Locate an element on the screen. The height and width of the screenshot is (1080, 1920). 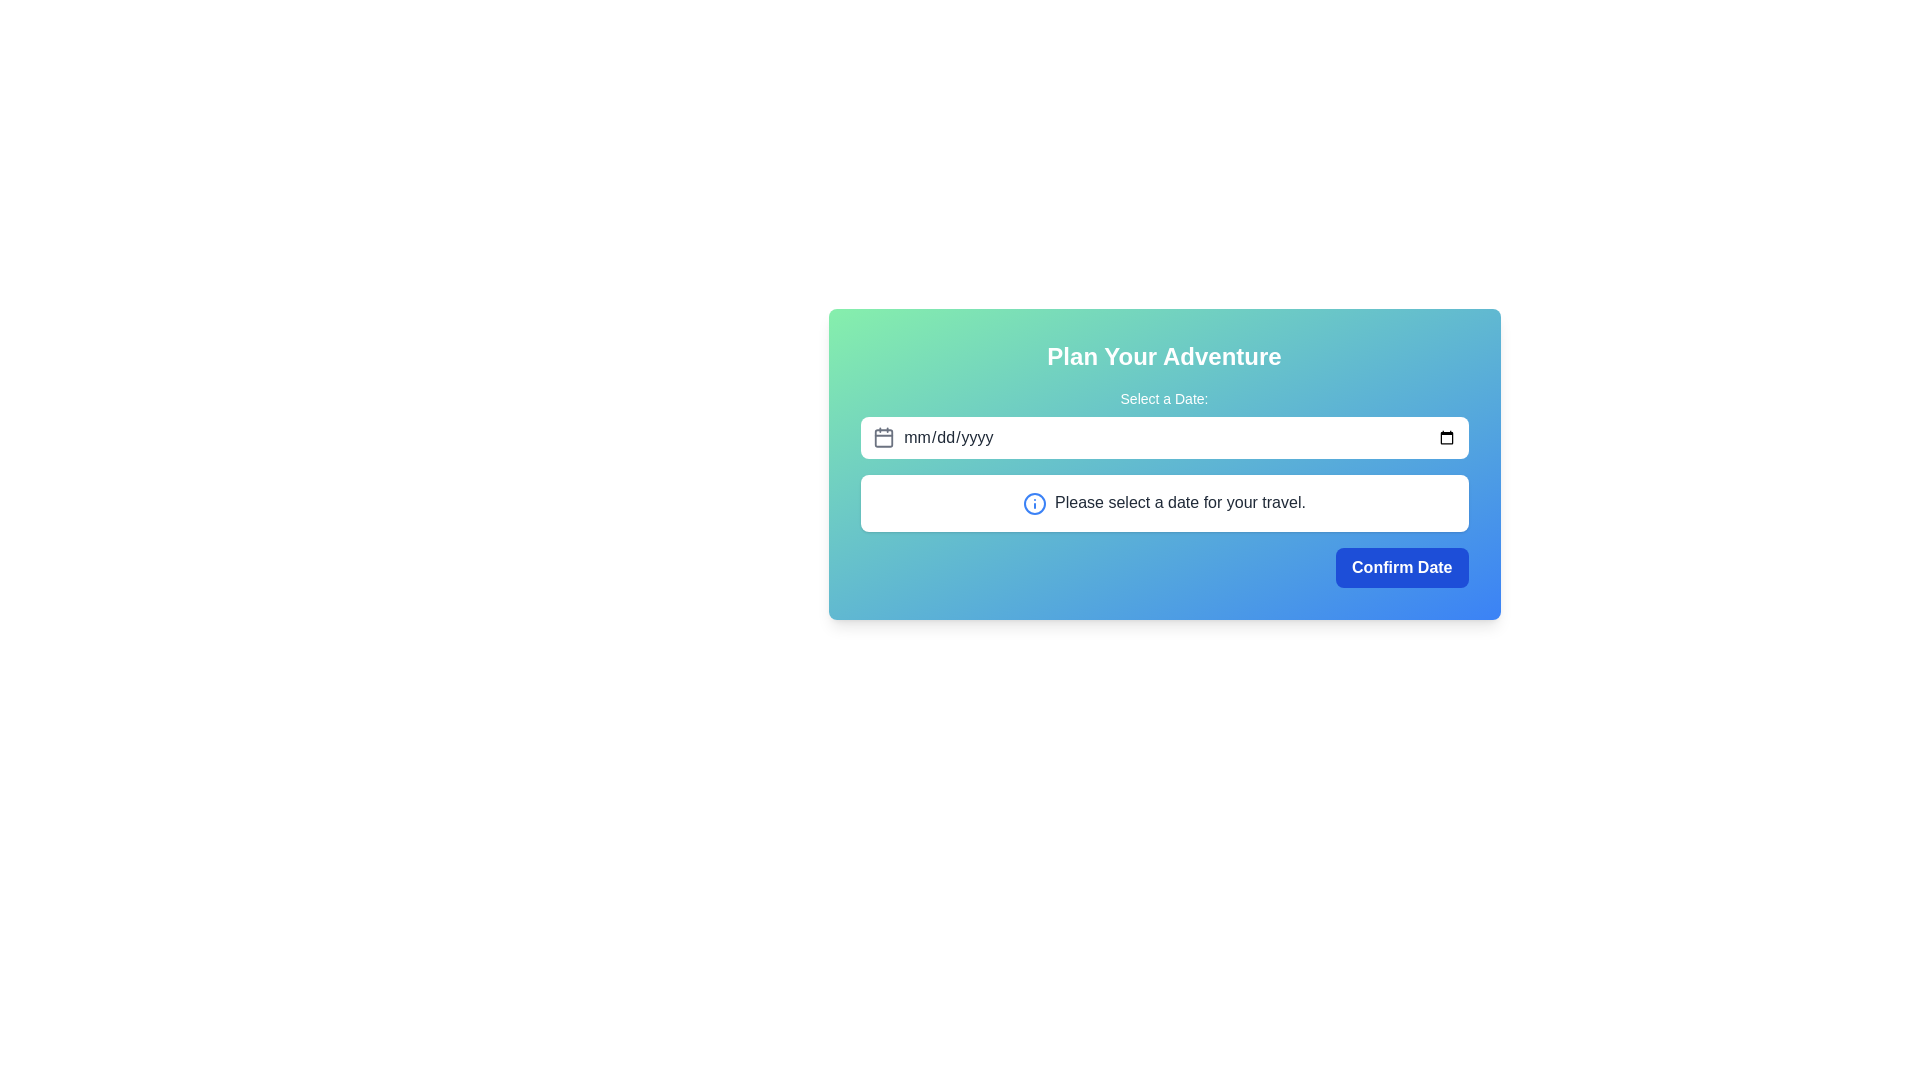
the informational message icon positioned to the left of the text 'Please select a date for your travel.' is located at coordinates (1035, 502).